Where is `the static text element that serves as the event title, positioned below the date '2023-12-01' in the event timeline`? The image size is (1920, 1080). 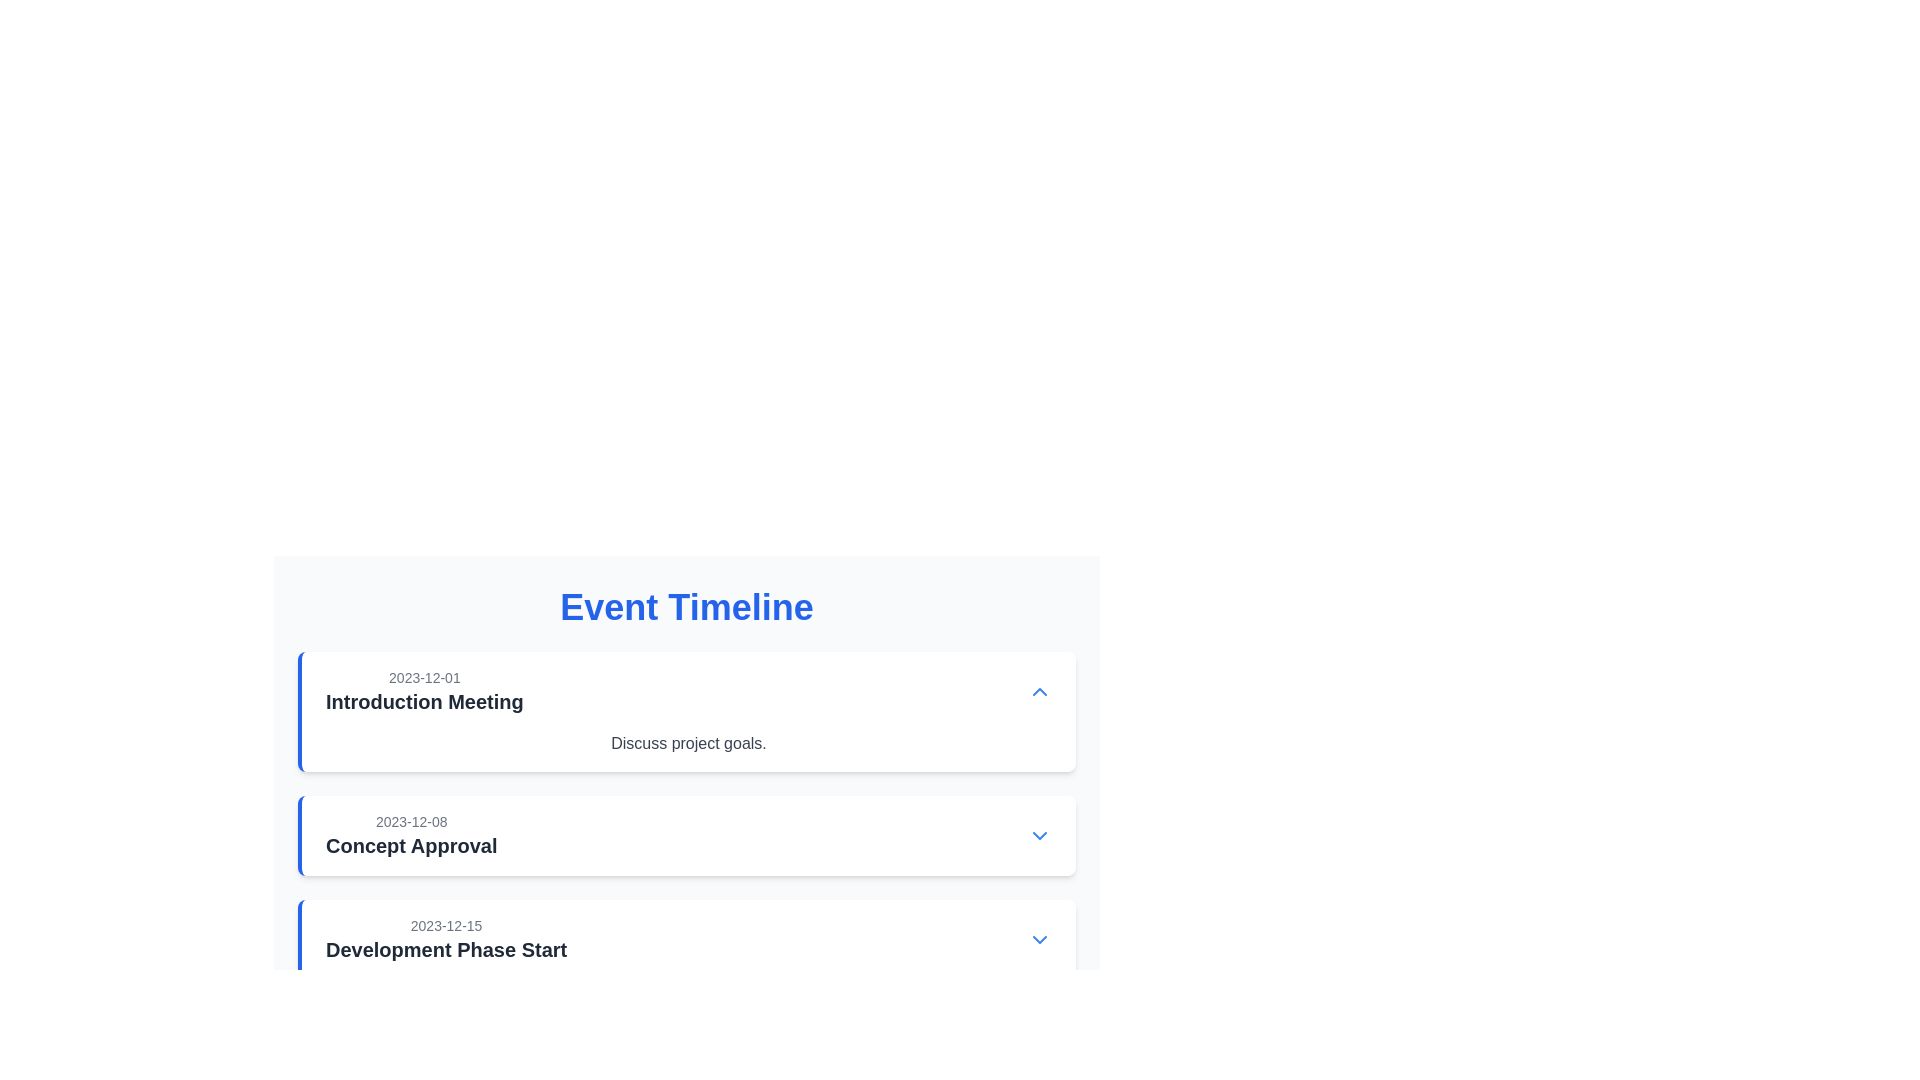
the static text element that serves as the event title, positioned below the date '2023-12-01' in the event timeline is located at coordinates (423, 701).